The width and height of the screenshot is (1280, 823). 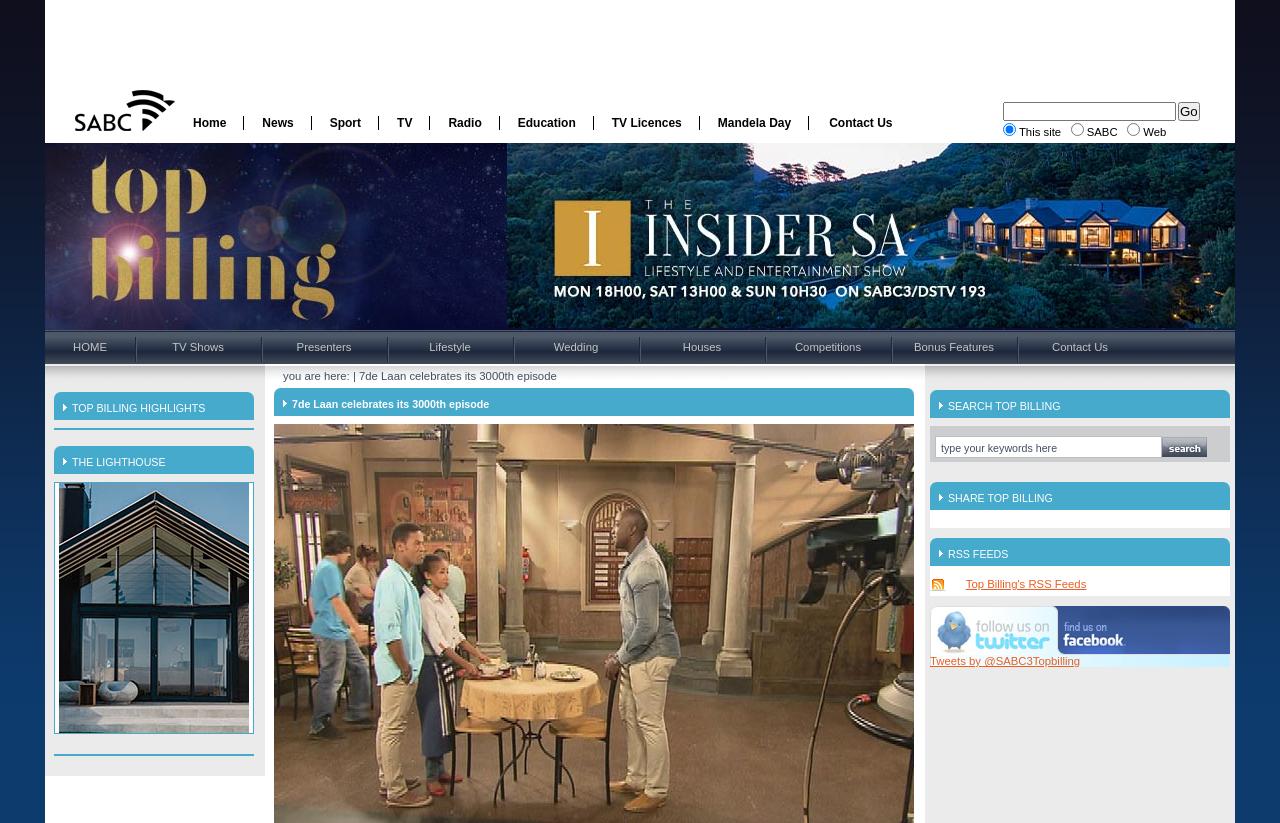 I want to click on 'This site', so click(x=1038, y=132).